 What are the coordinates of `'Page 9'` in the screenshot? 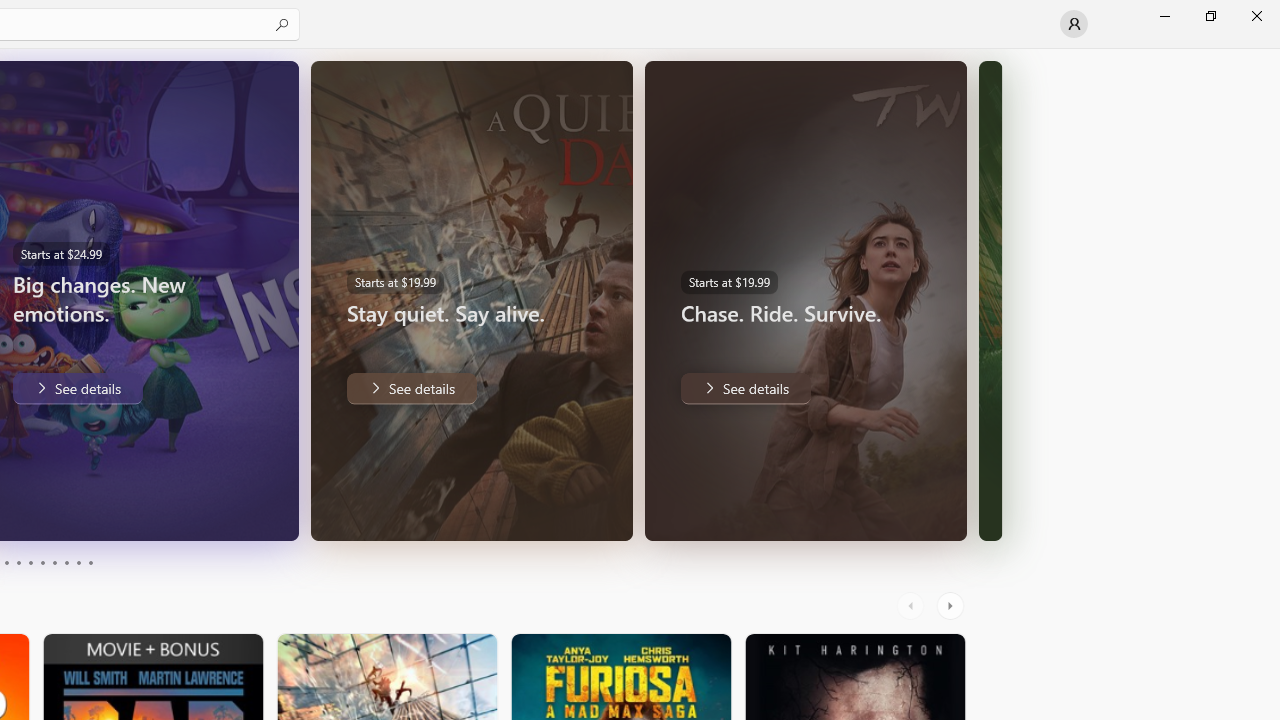 It's located at (78, 563).